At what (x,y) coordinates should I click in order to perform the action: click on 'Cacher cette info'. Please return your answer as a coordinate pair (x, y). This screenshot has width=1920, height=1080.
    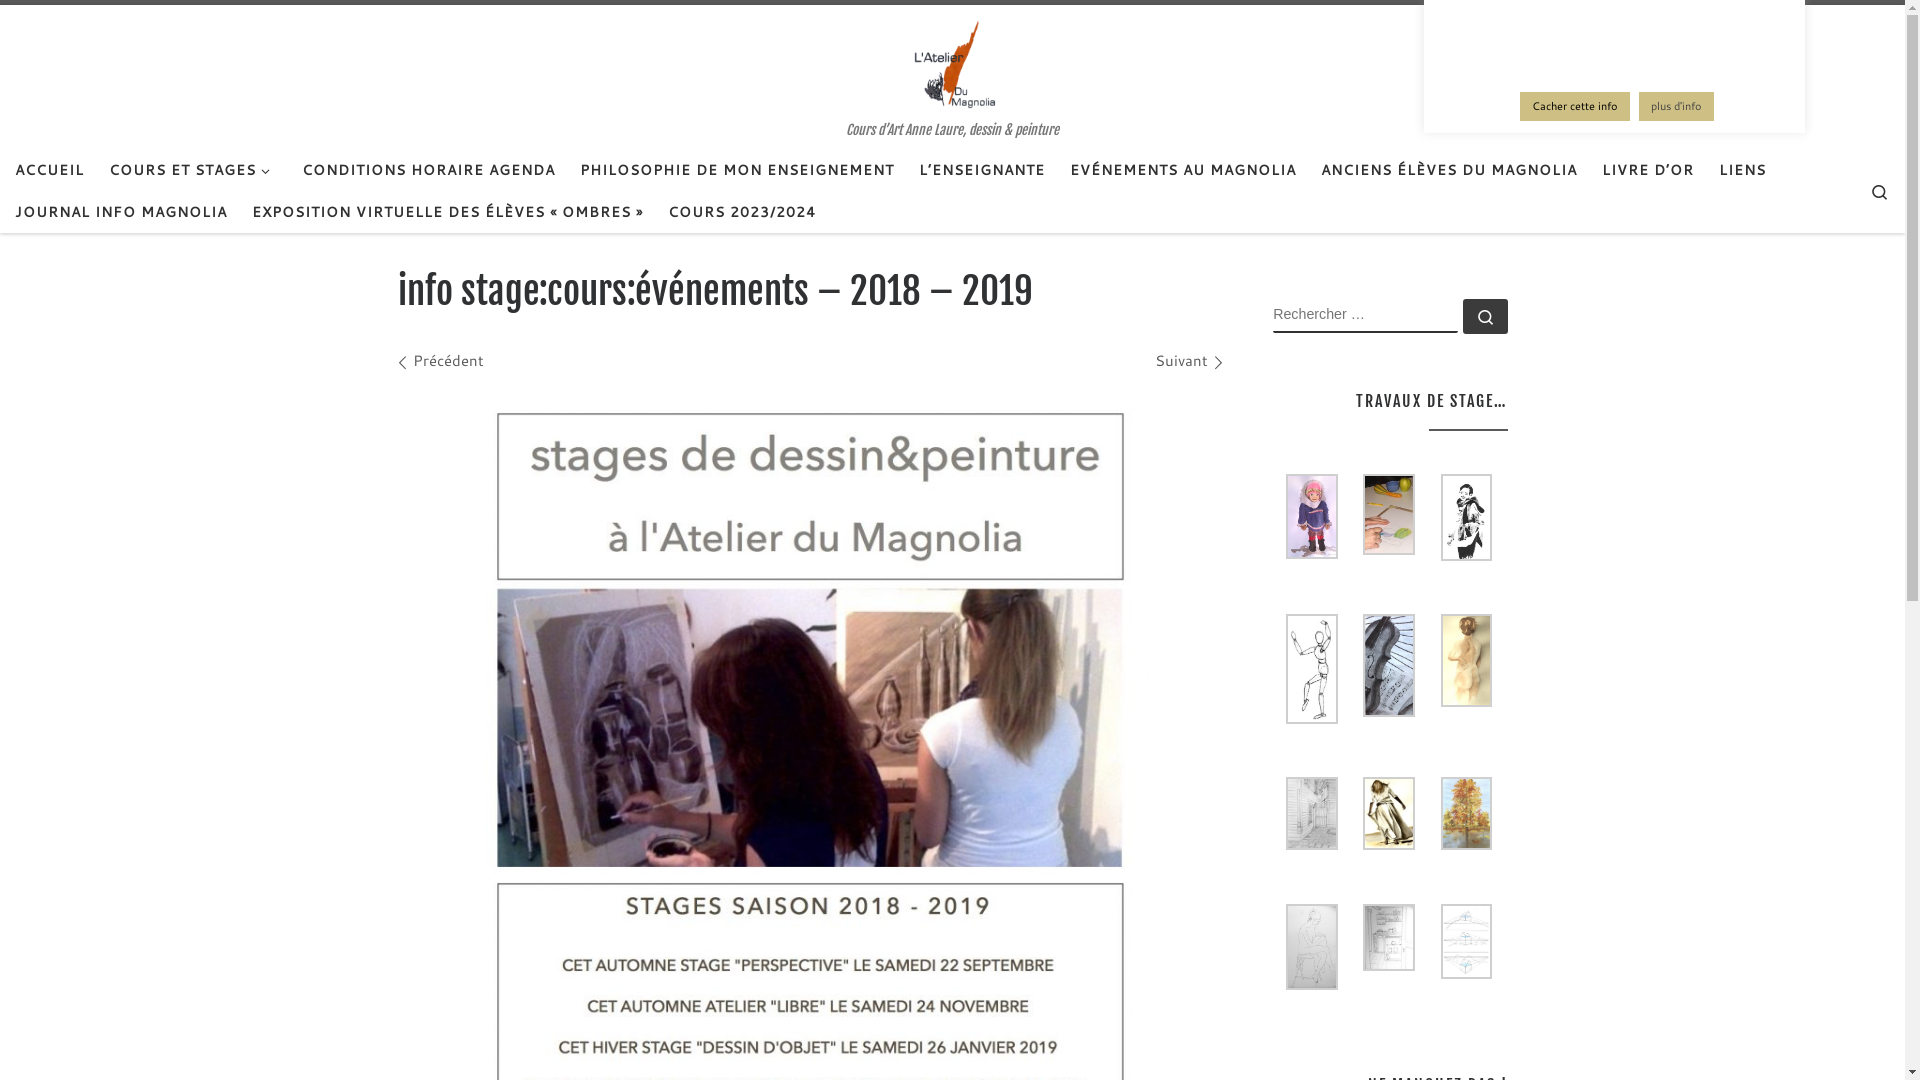
    Looking at the image, I should click on (1573, 106).